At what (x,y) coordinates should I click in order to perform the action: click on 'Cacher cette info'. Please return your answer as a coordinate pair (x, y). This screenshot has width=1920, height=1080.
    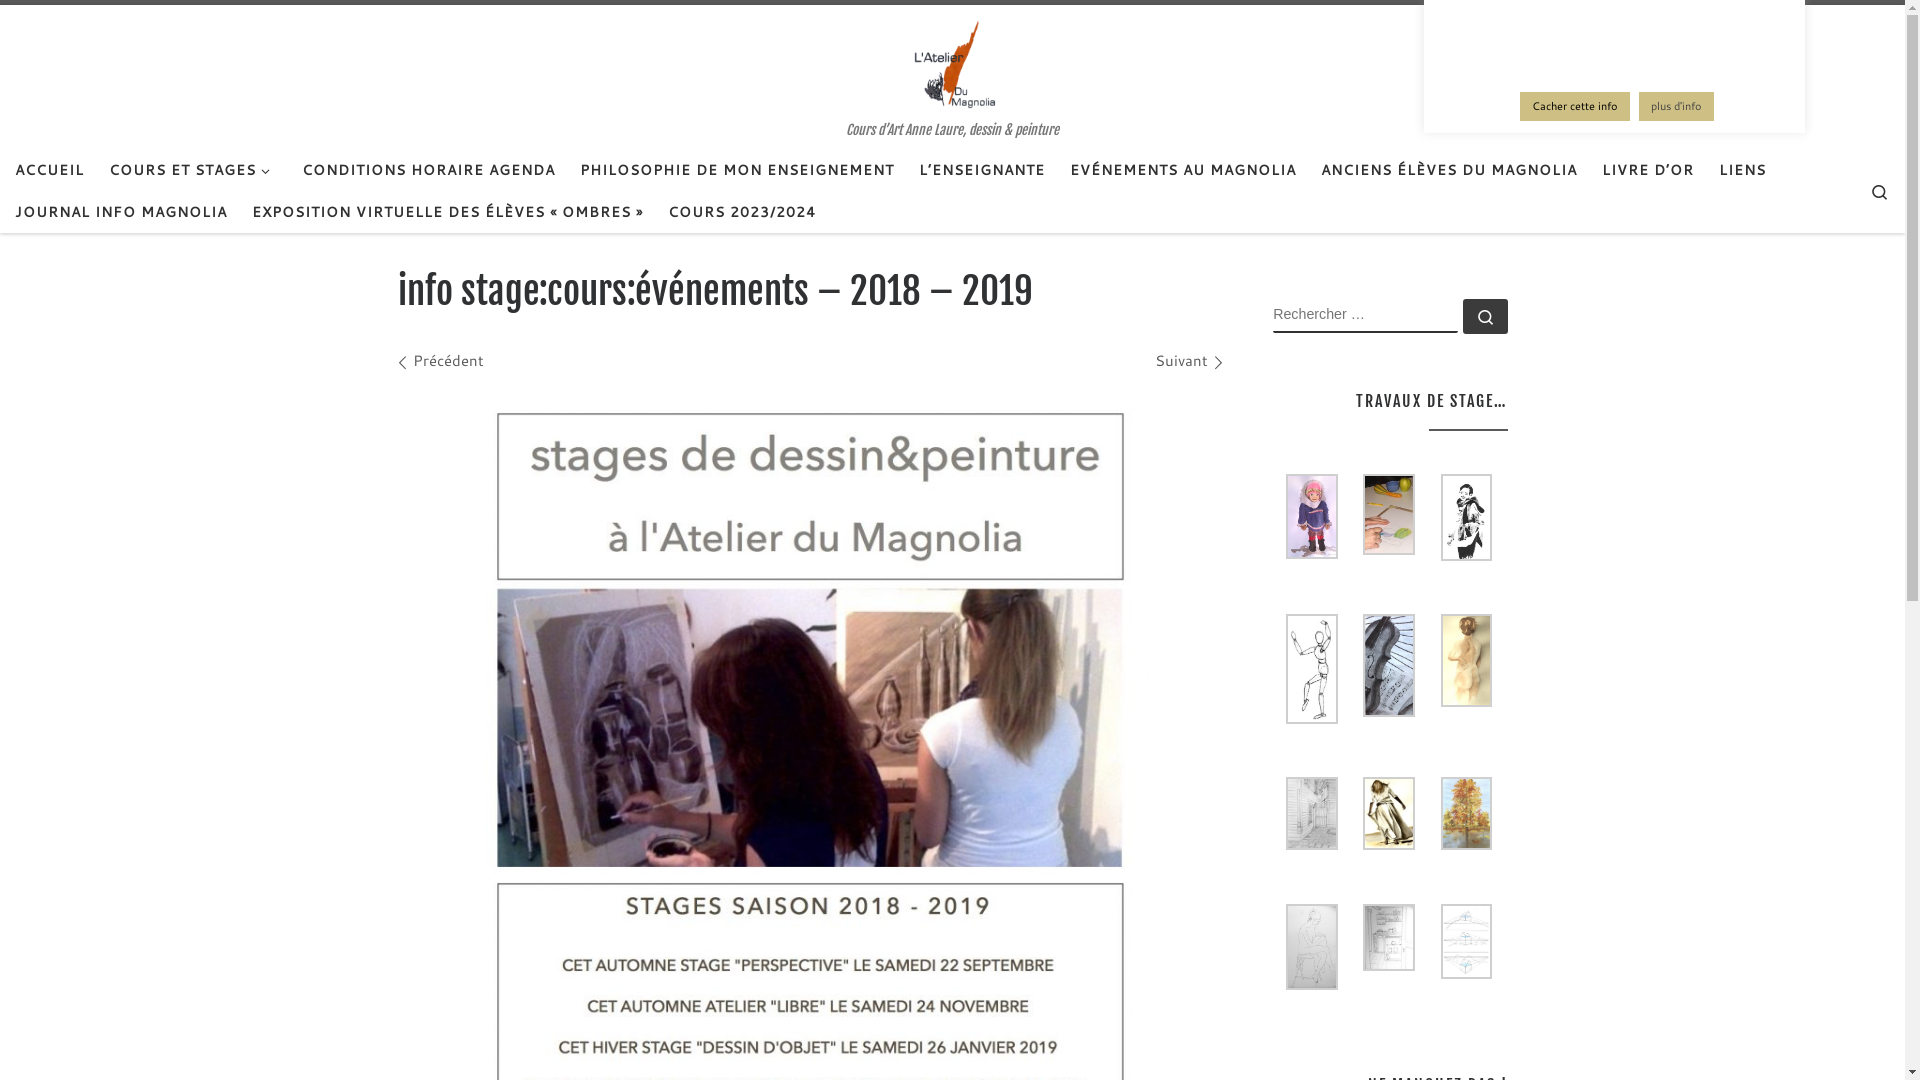
    Looking at the image, I should click on (1573, 106).